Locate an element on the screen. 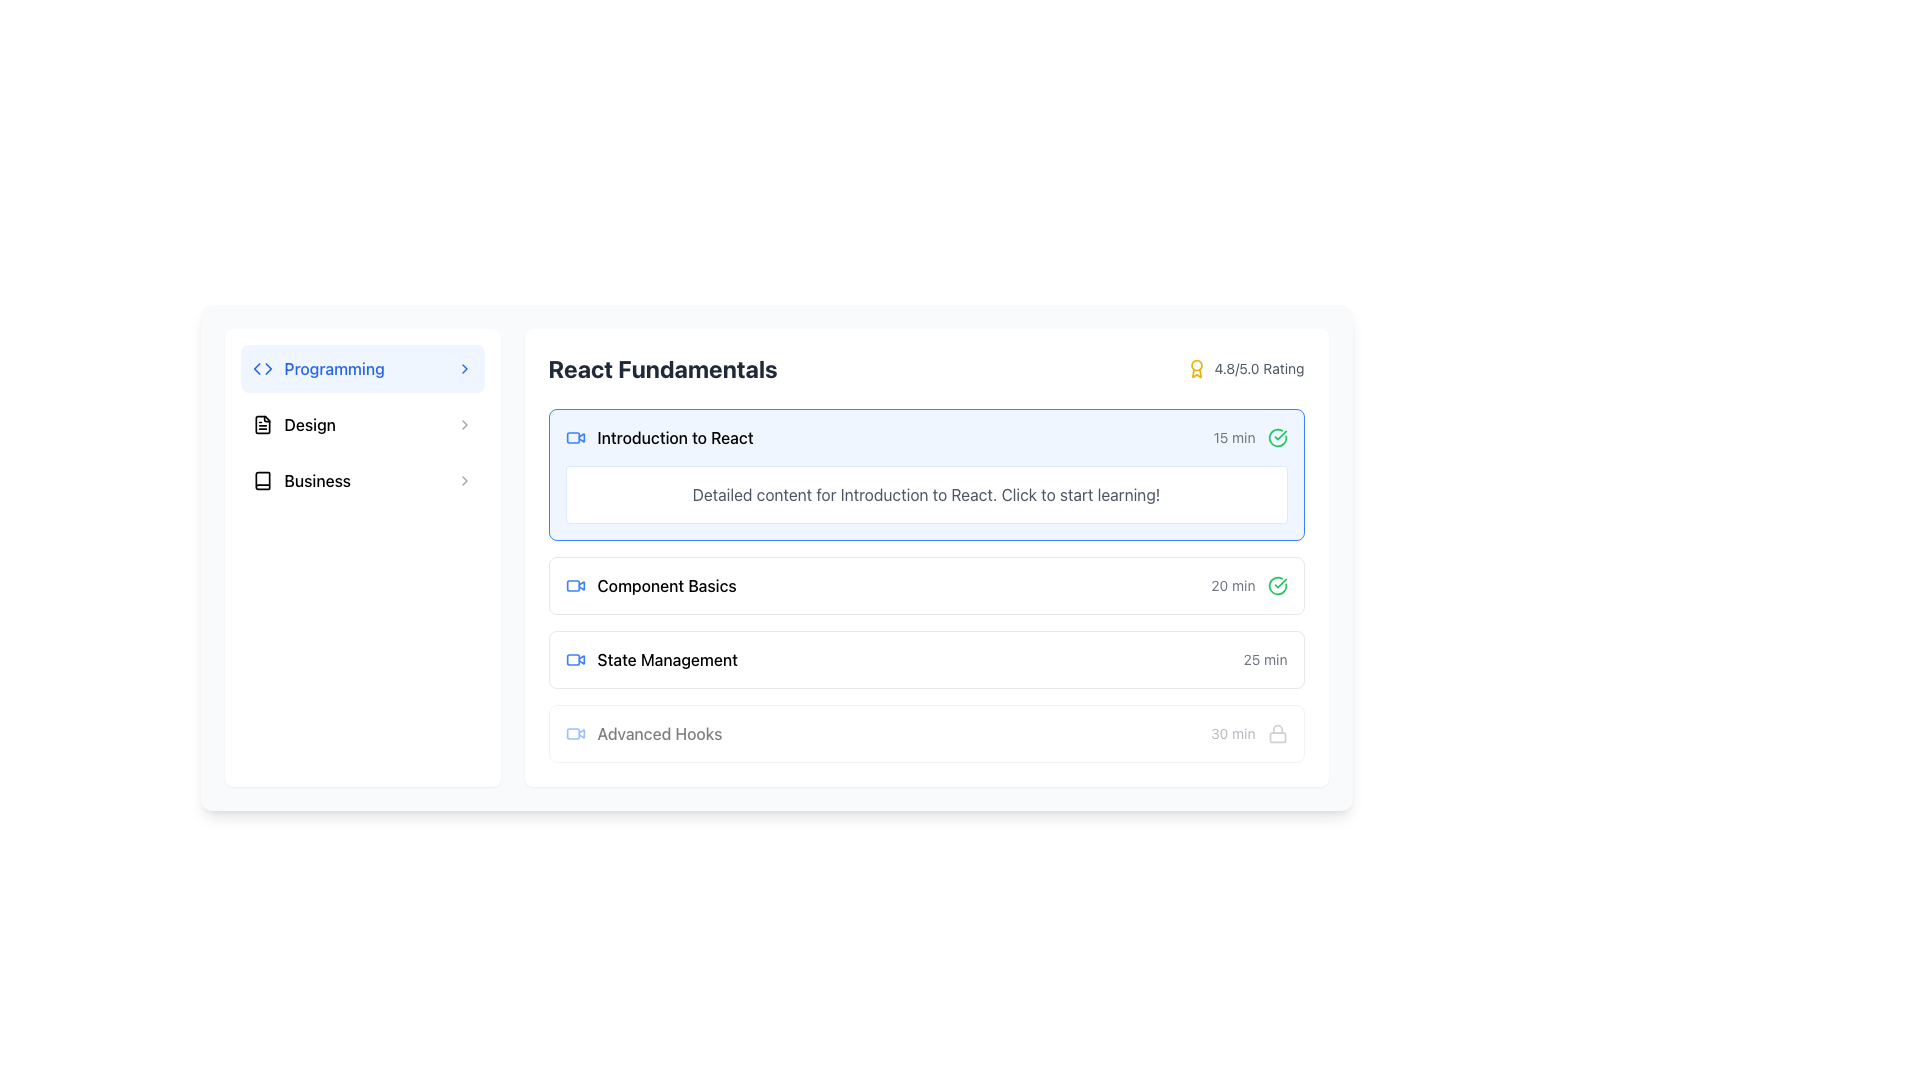  the icon that visually emphasizes the excellent rating score next to the '4.8/5.0 Rating' text, located at the top right corner of the 'React Fundamentals' section is located at coordinates (1196, 369).